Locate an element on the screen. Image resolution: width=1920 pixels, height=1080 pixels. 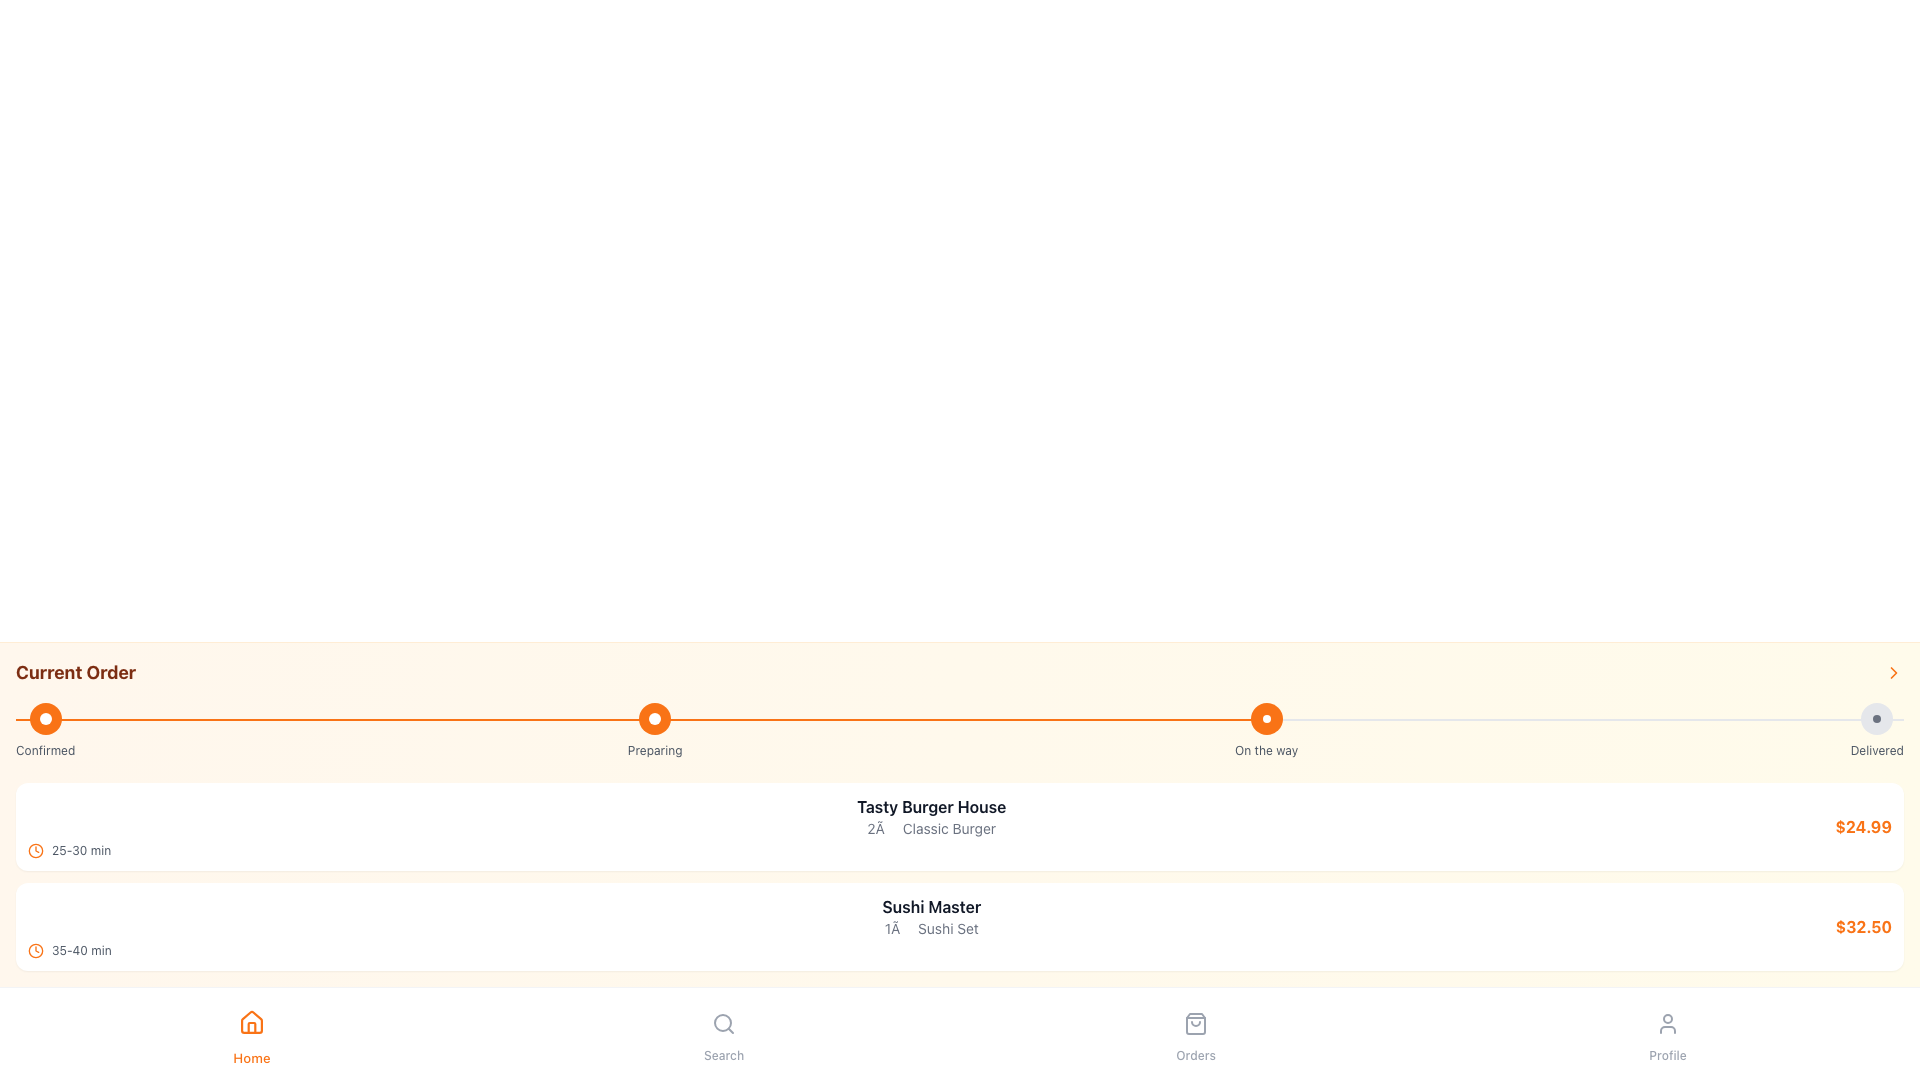
the circular magnifying glass icon within the 'Search' button in the bottom navigation bar is located at coordinates (723, 1023).